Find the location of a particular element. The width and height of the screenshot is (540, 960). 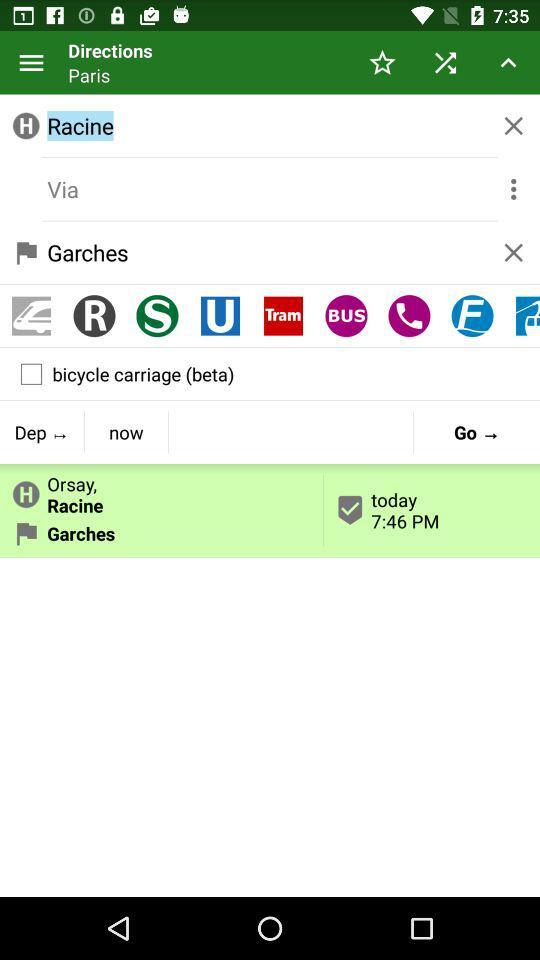

the icon above garches is located at coordinates (160, 489).